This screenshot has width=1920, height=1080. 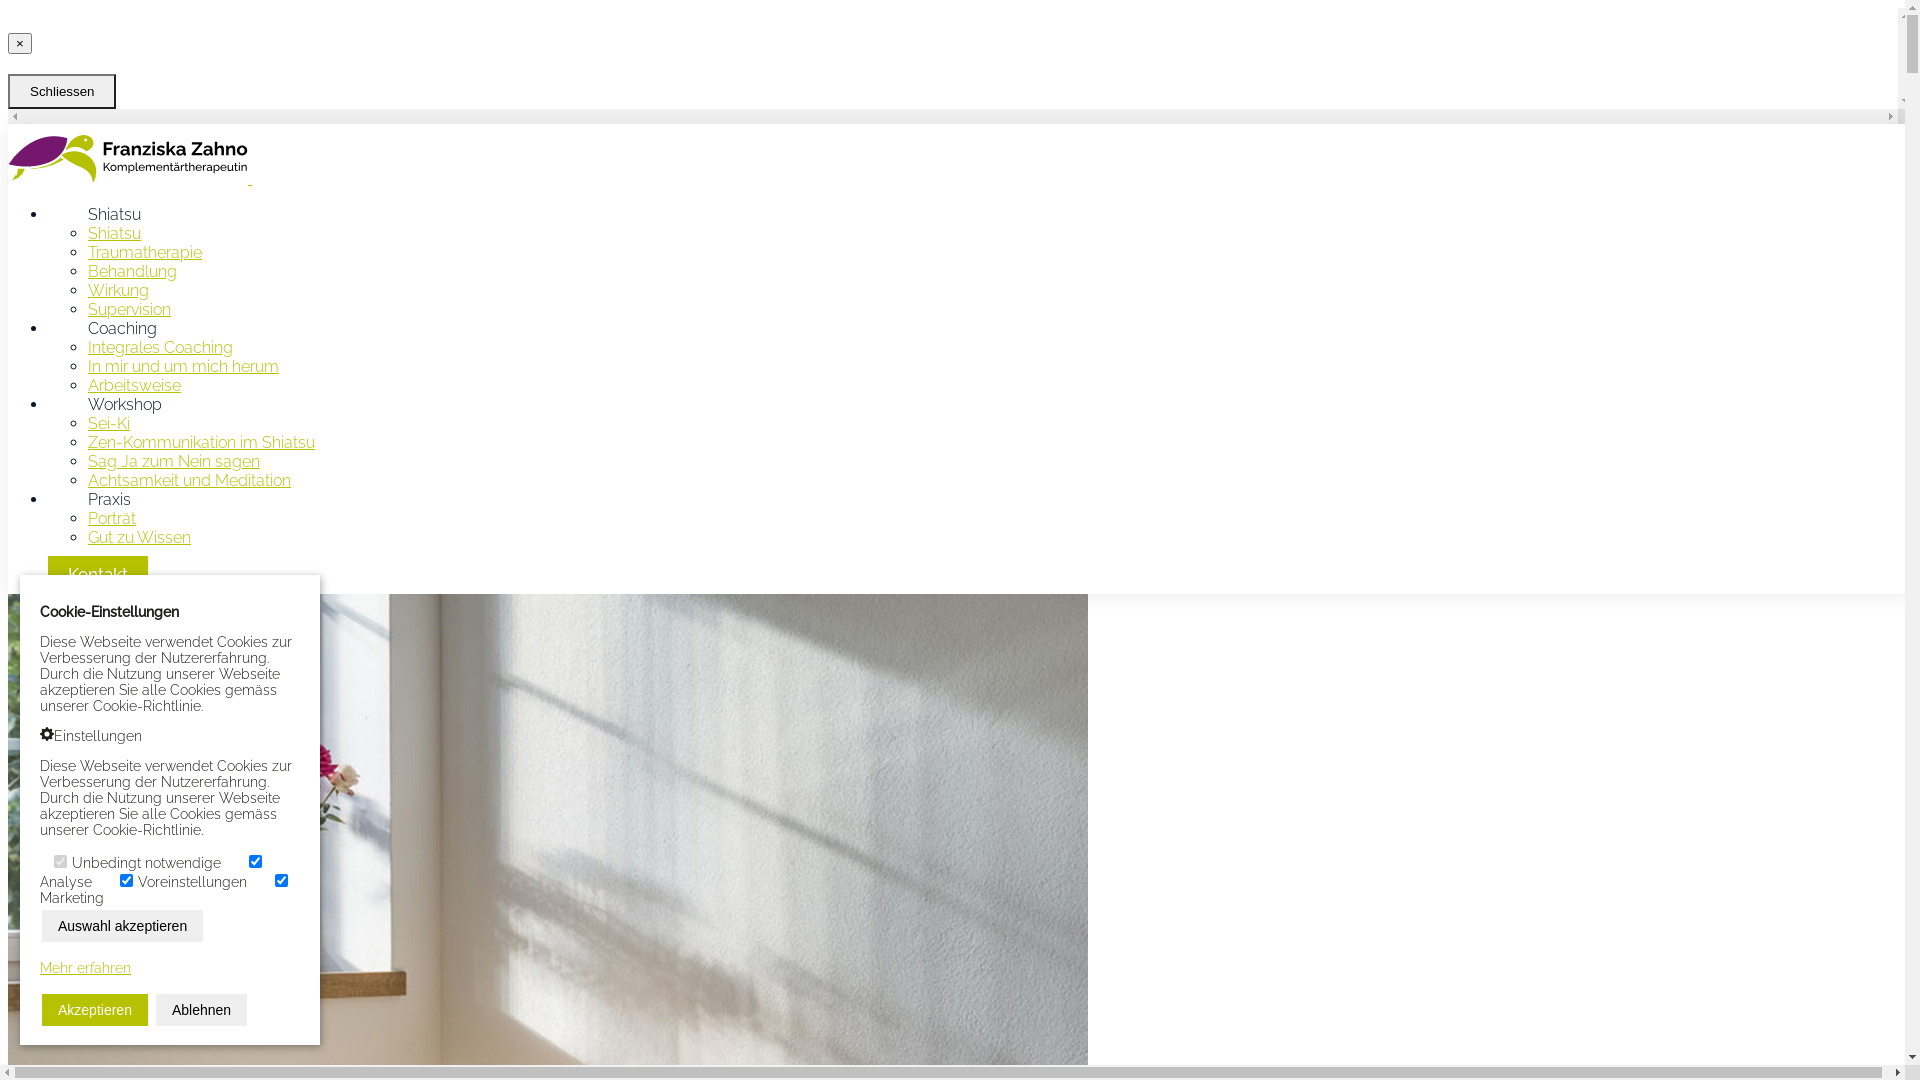 What do you see at coordinates (84, 967) in the screenshot?
I see `'Mehr erfahren'` at bounding box center [84, 967].